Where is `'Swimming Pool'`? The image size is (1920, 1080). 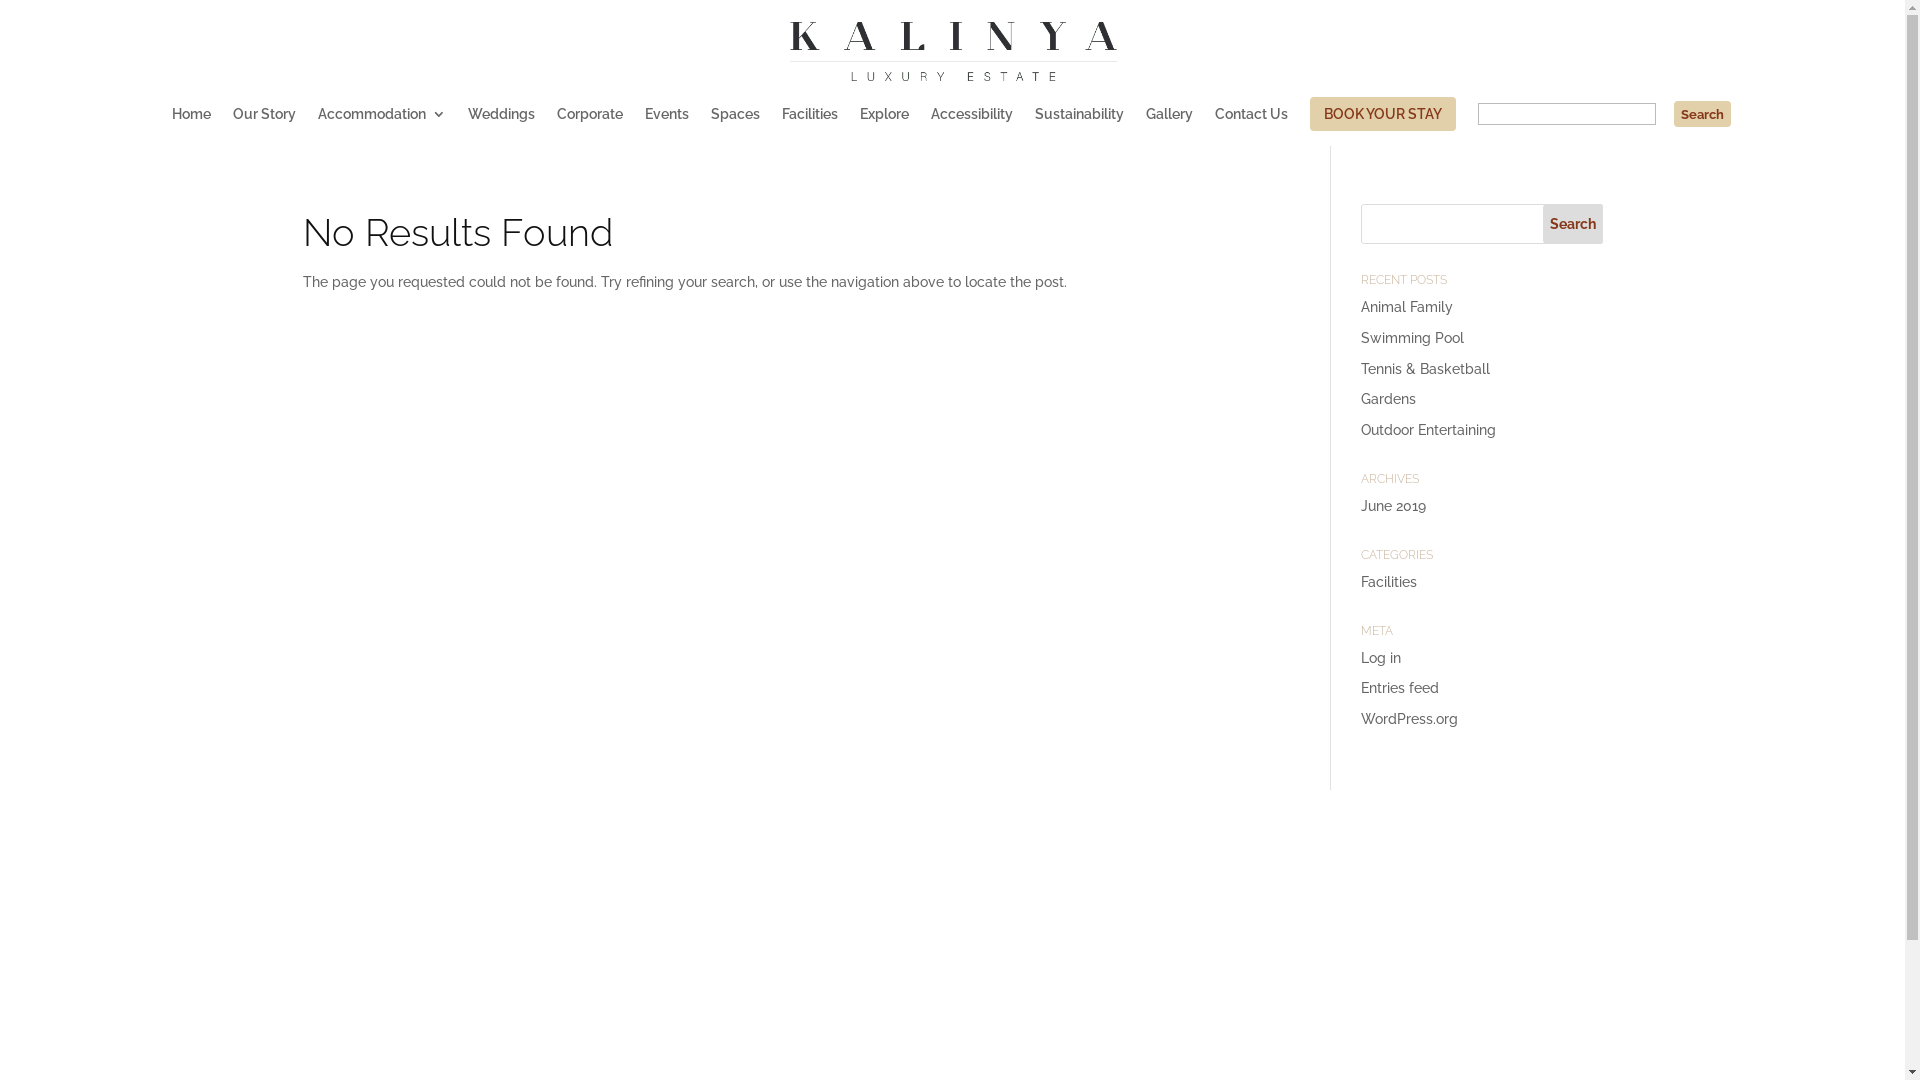 'Swimming Pool' is located at coordinates (1360, 337).